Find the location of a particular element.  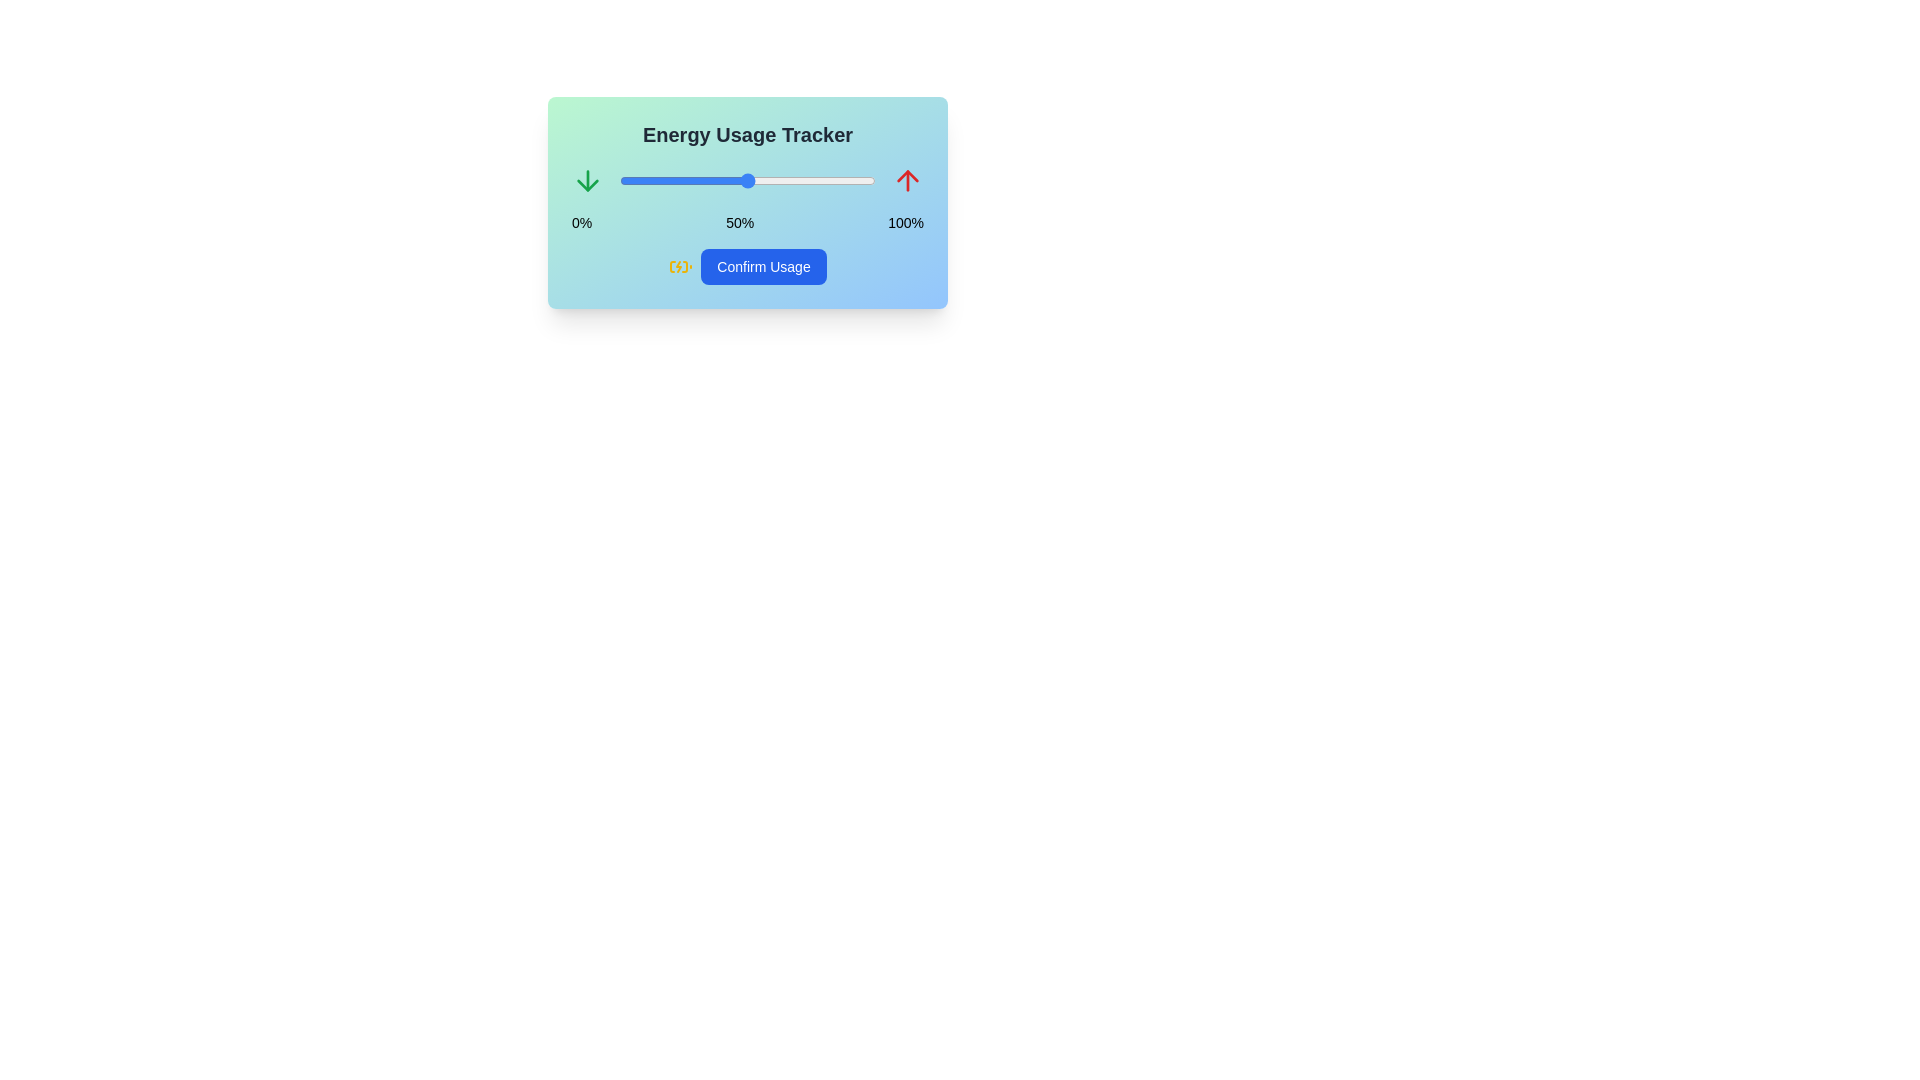

the energy usage slider to 74% is located at coordinates (809, 181).